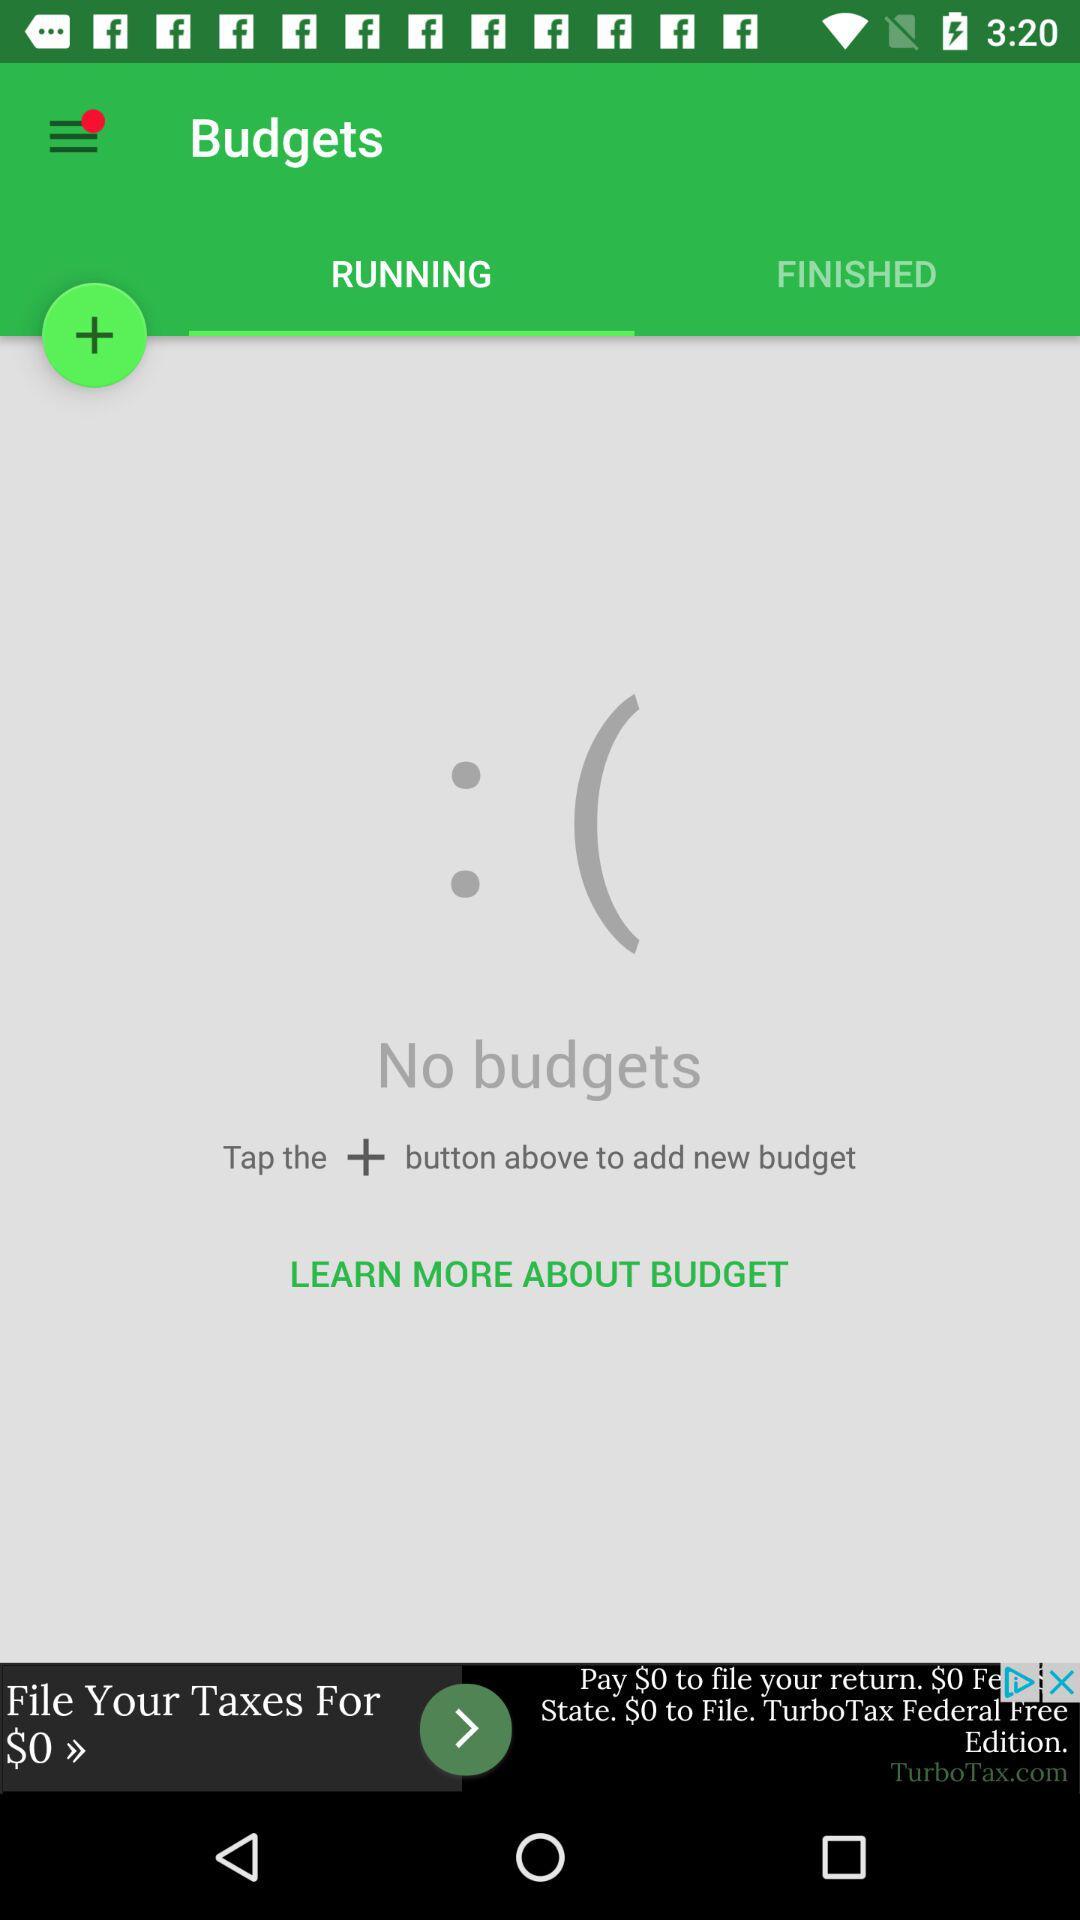 This screenshot has width=1080, height=1920. I want to click on advertisements, so click(540, 1727).